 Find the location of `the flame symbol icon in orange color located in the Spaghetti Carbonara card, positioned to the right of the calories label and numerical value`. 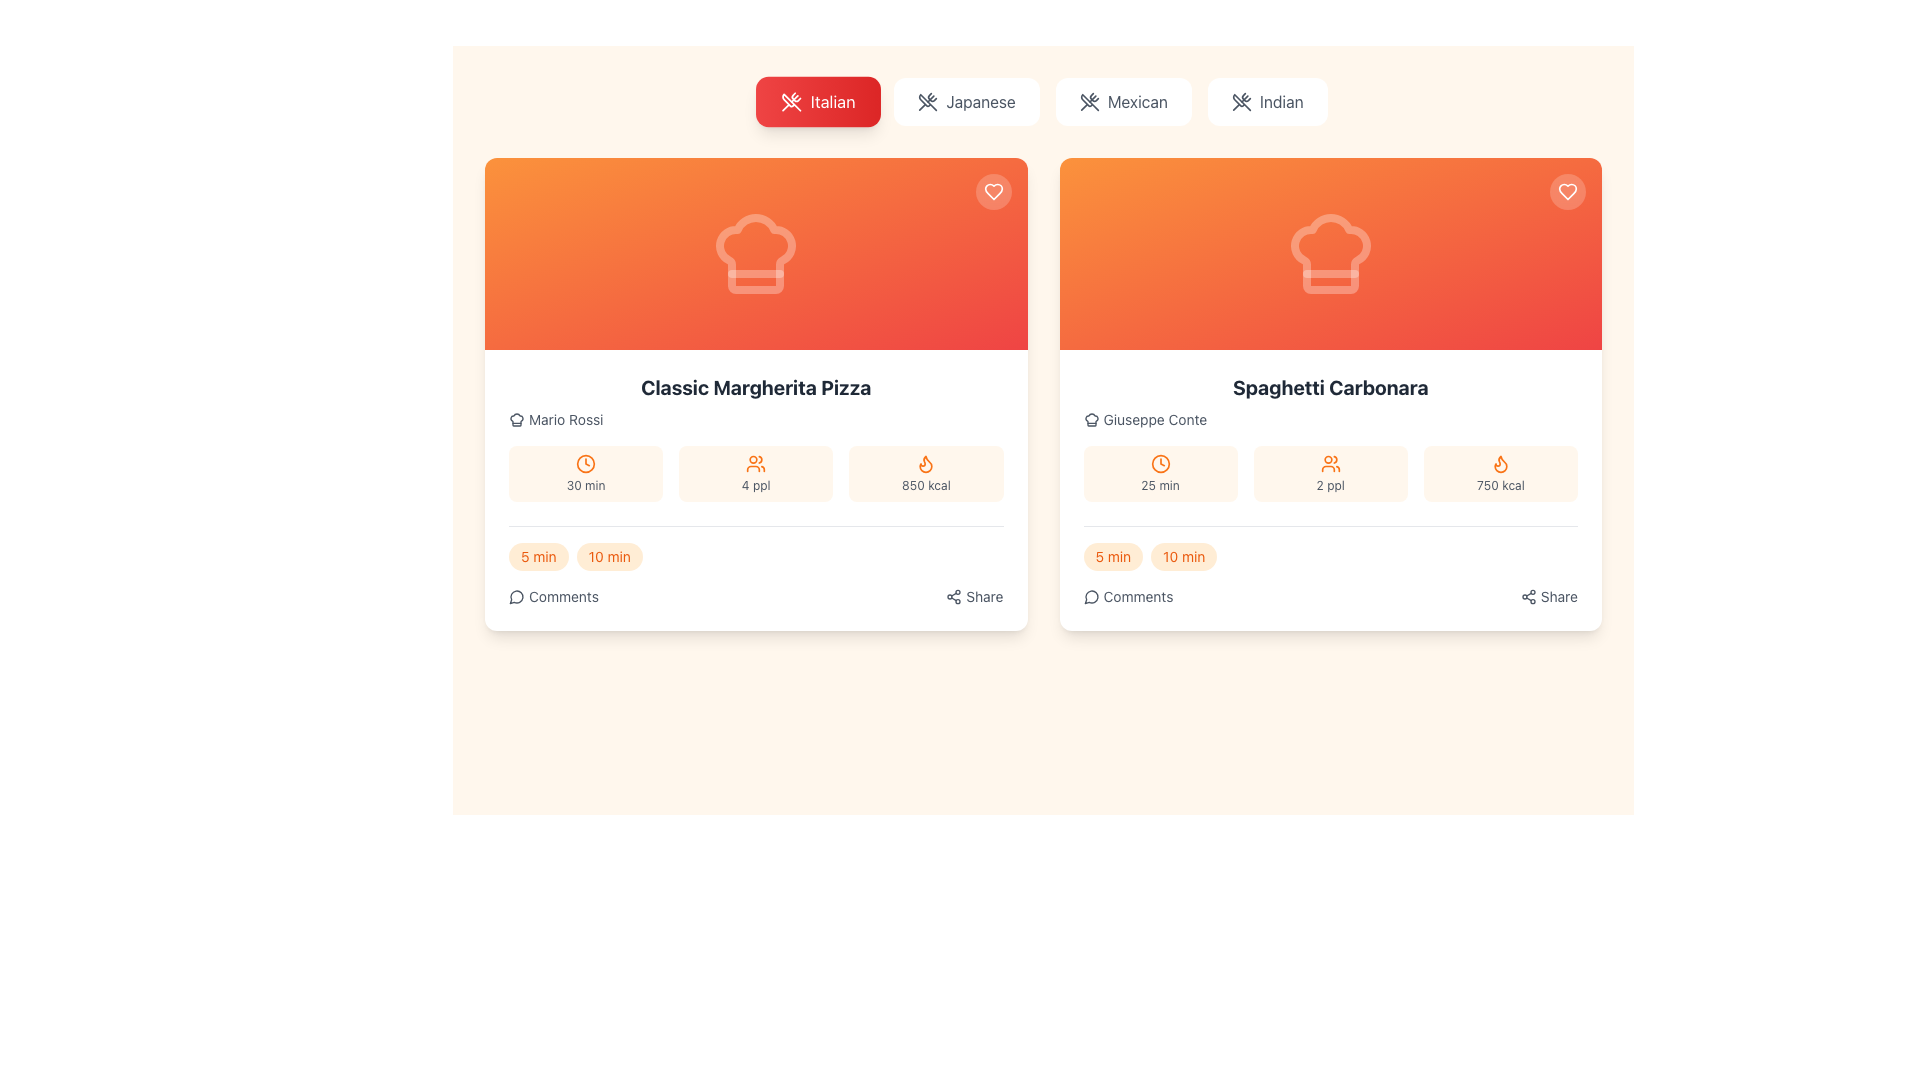

the flame symbol icon in orange color located in the Spaghetti Carbonara card, positioned to the right of the calories label and numerical value is located at coordinates (1500, 464).